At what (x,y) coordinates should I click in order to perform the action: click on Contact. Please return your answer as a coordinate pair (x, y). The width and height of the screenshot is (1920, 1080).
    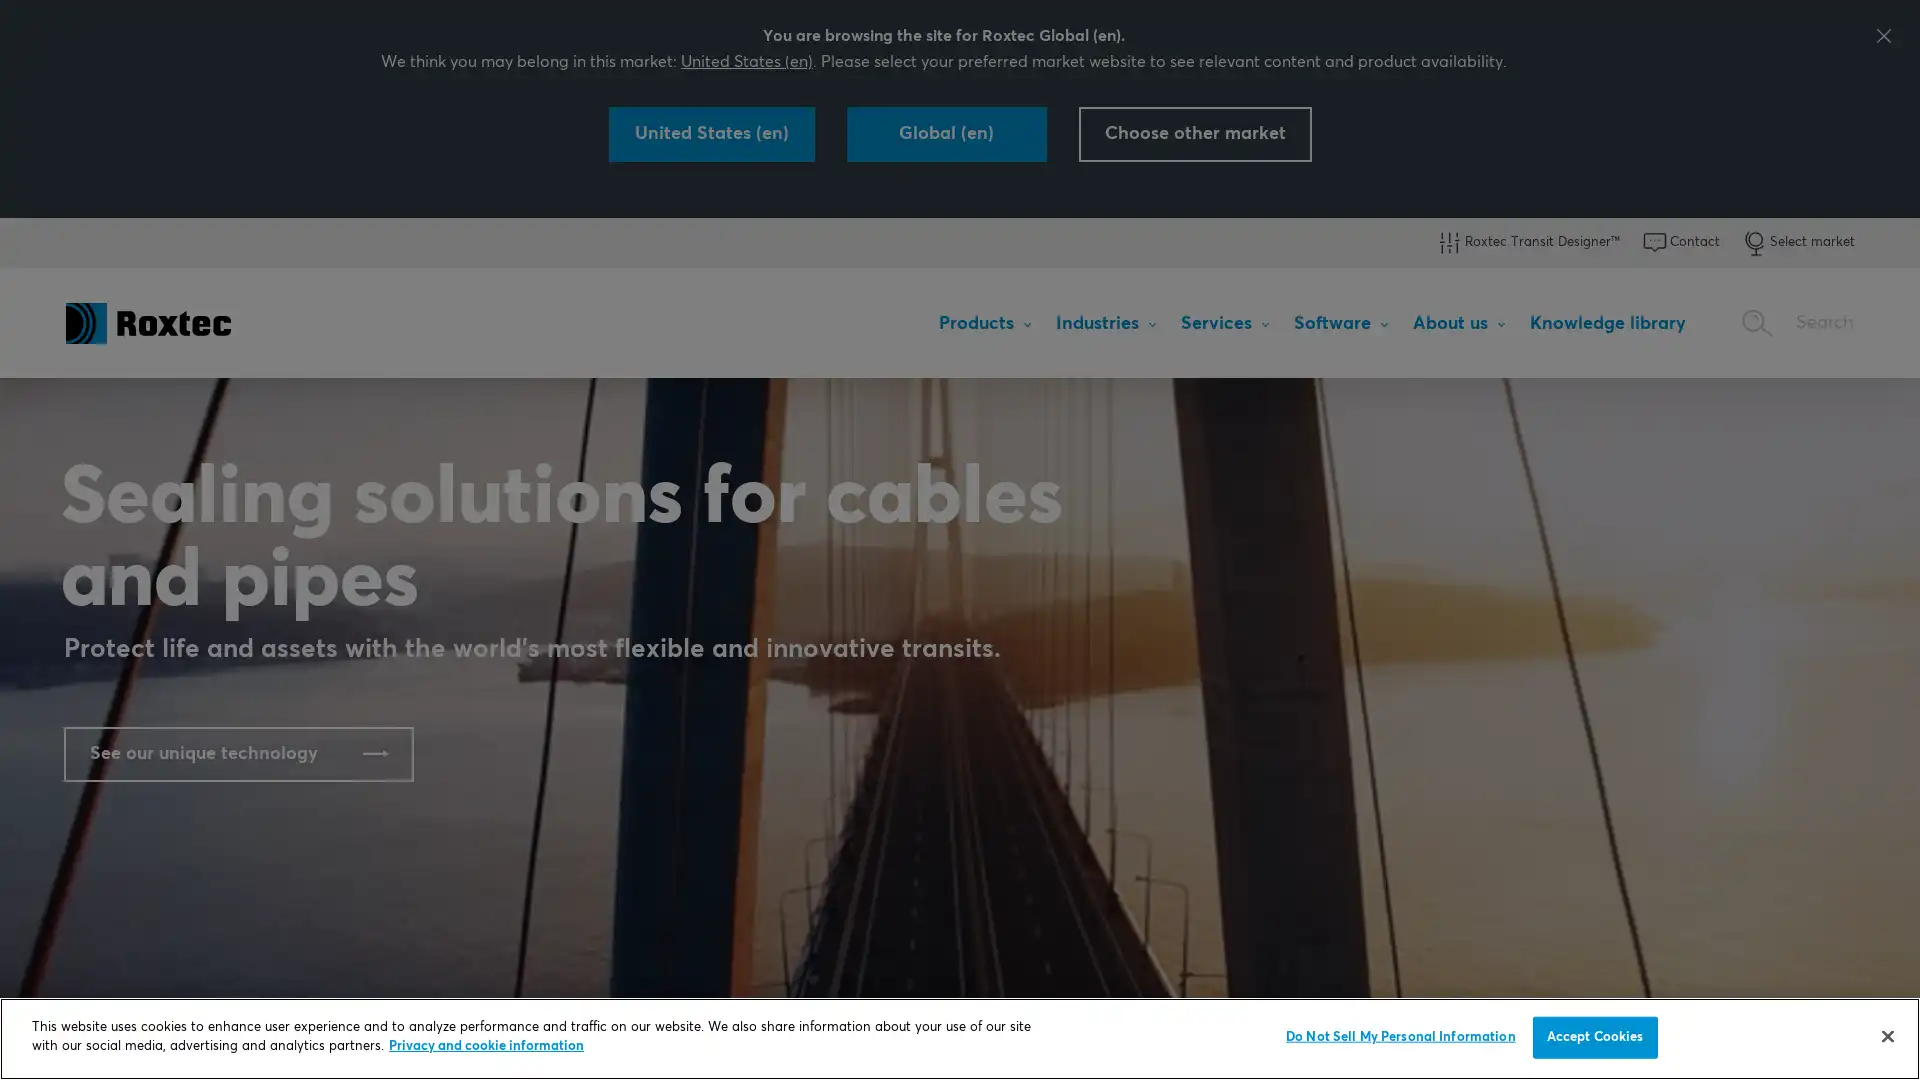
    Looking at the image, I should click on (1680, 242).